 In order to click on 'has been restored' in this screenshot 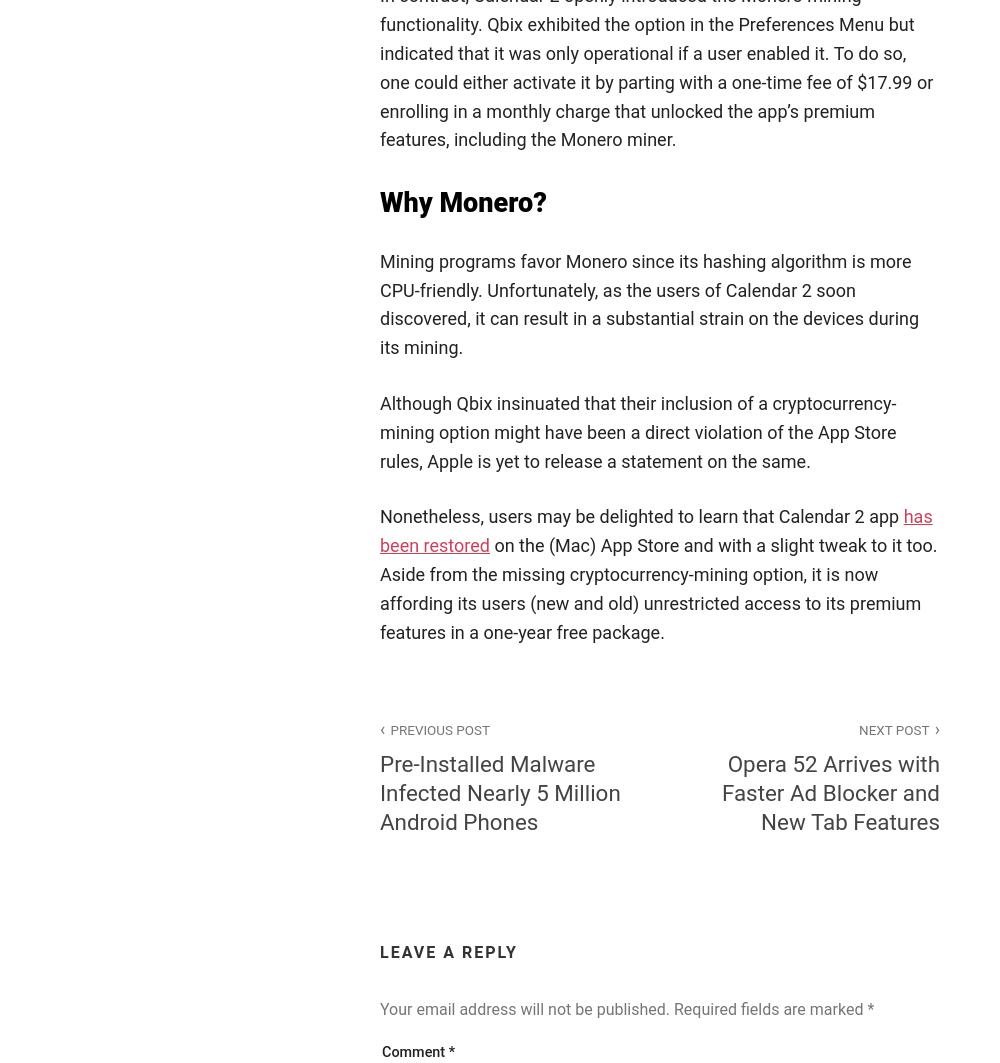, I will do `click(656, 530)`.